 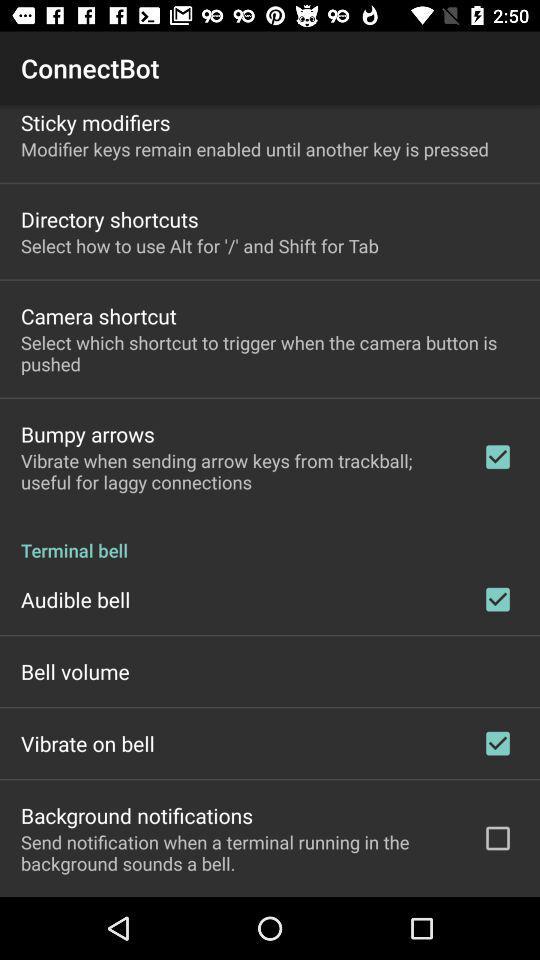 I want to click on the vibrate when sending, so click(x=238, y=471).